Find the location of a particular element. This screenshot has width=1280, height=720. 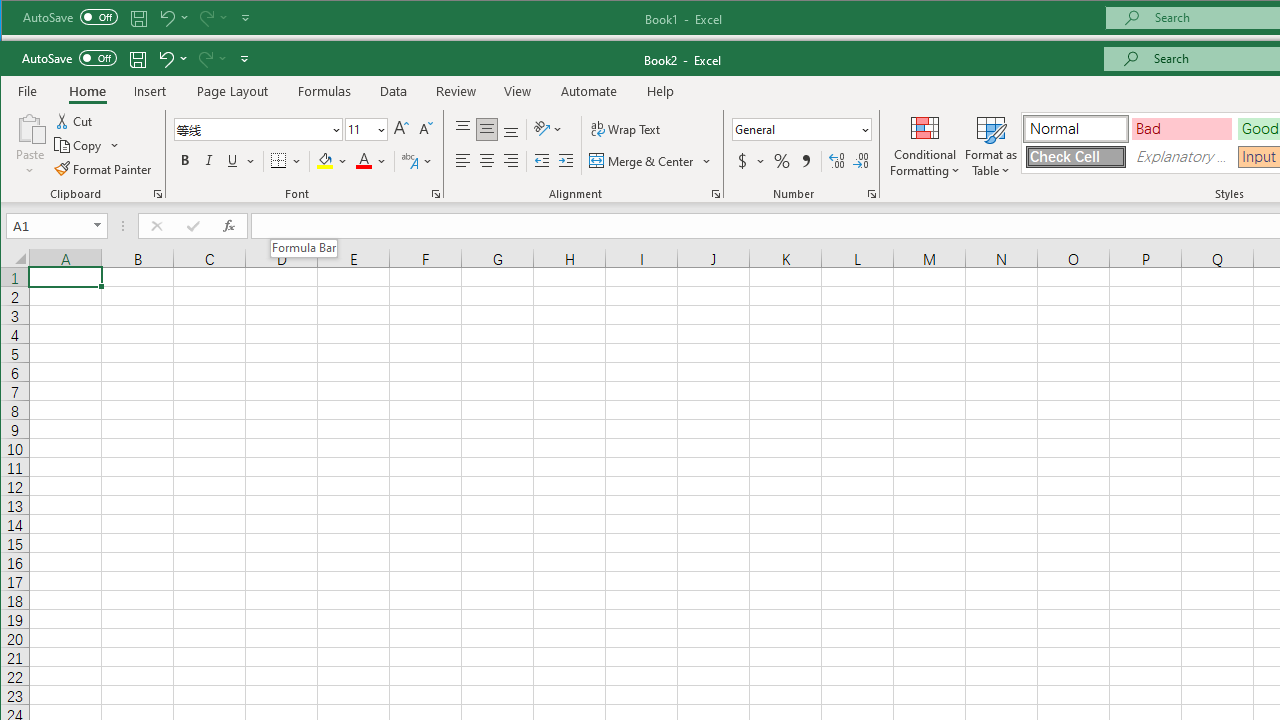

'Copy' is located at coordinates (86, 144).